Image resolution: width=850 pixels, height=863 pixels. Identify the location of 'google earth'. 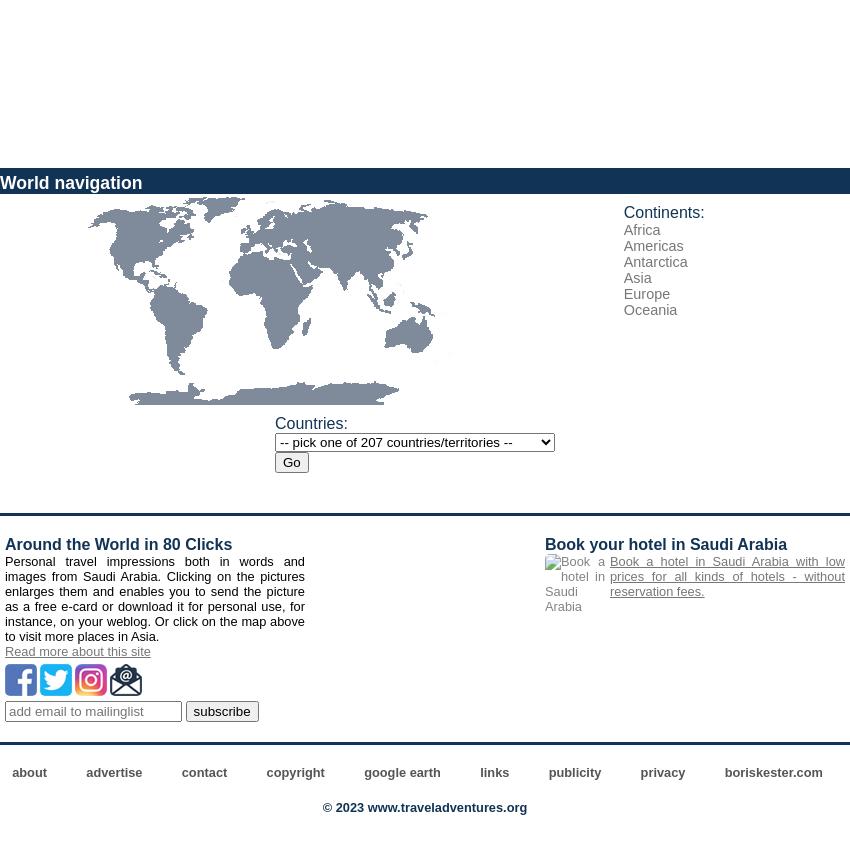
(401, 772).